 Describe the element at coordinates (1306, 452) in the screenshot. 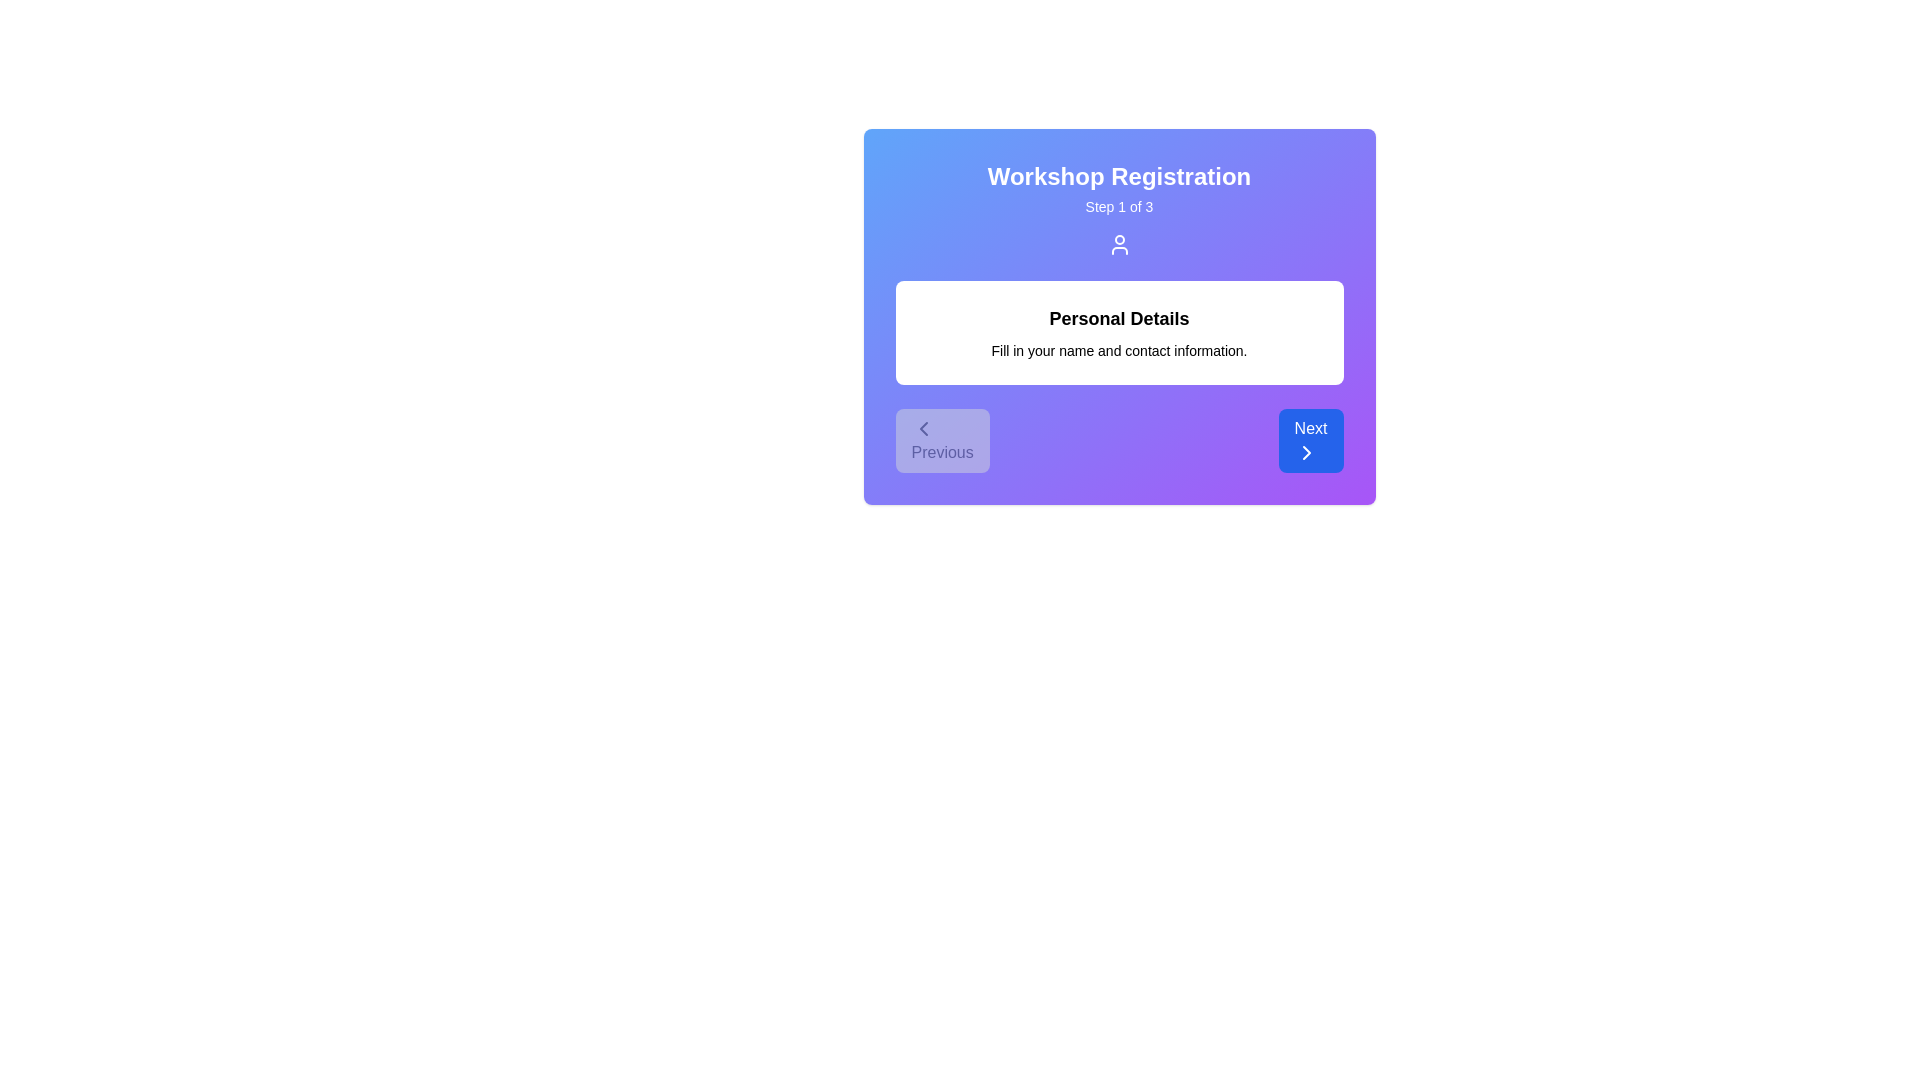

I see `the right-pointing arrow icon within the 'Next' button, which has a blue background and is located at the bottom-right corner of the interface` at that location.